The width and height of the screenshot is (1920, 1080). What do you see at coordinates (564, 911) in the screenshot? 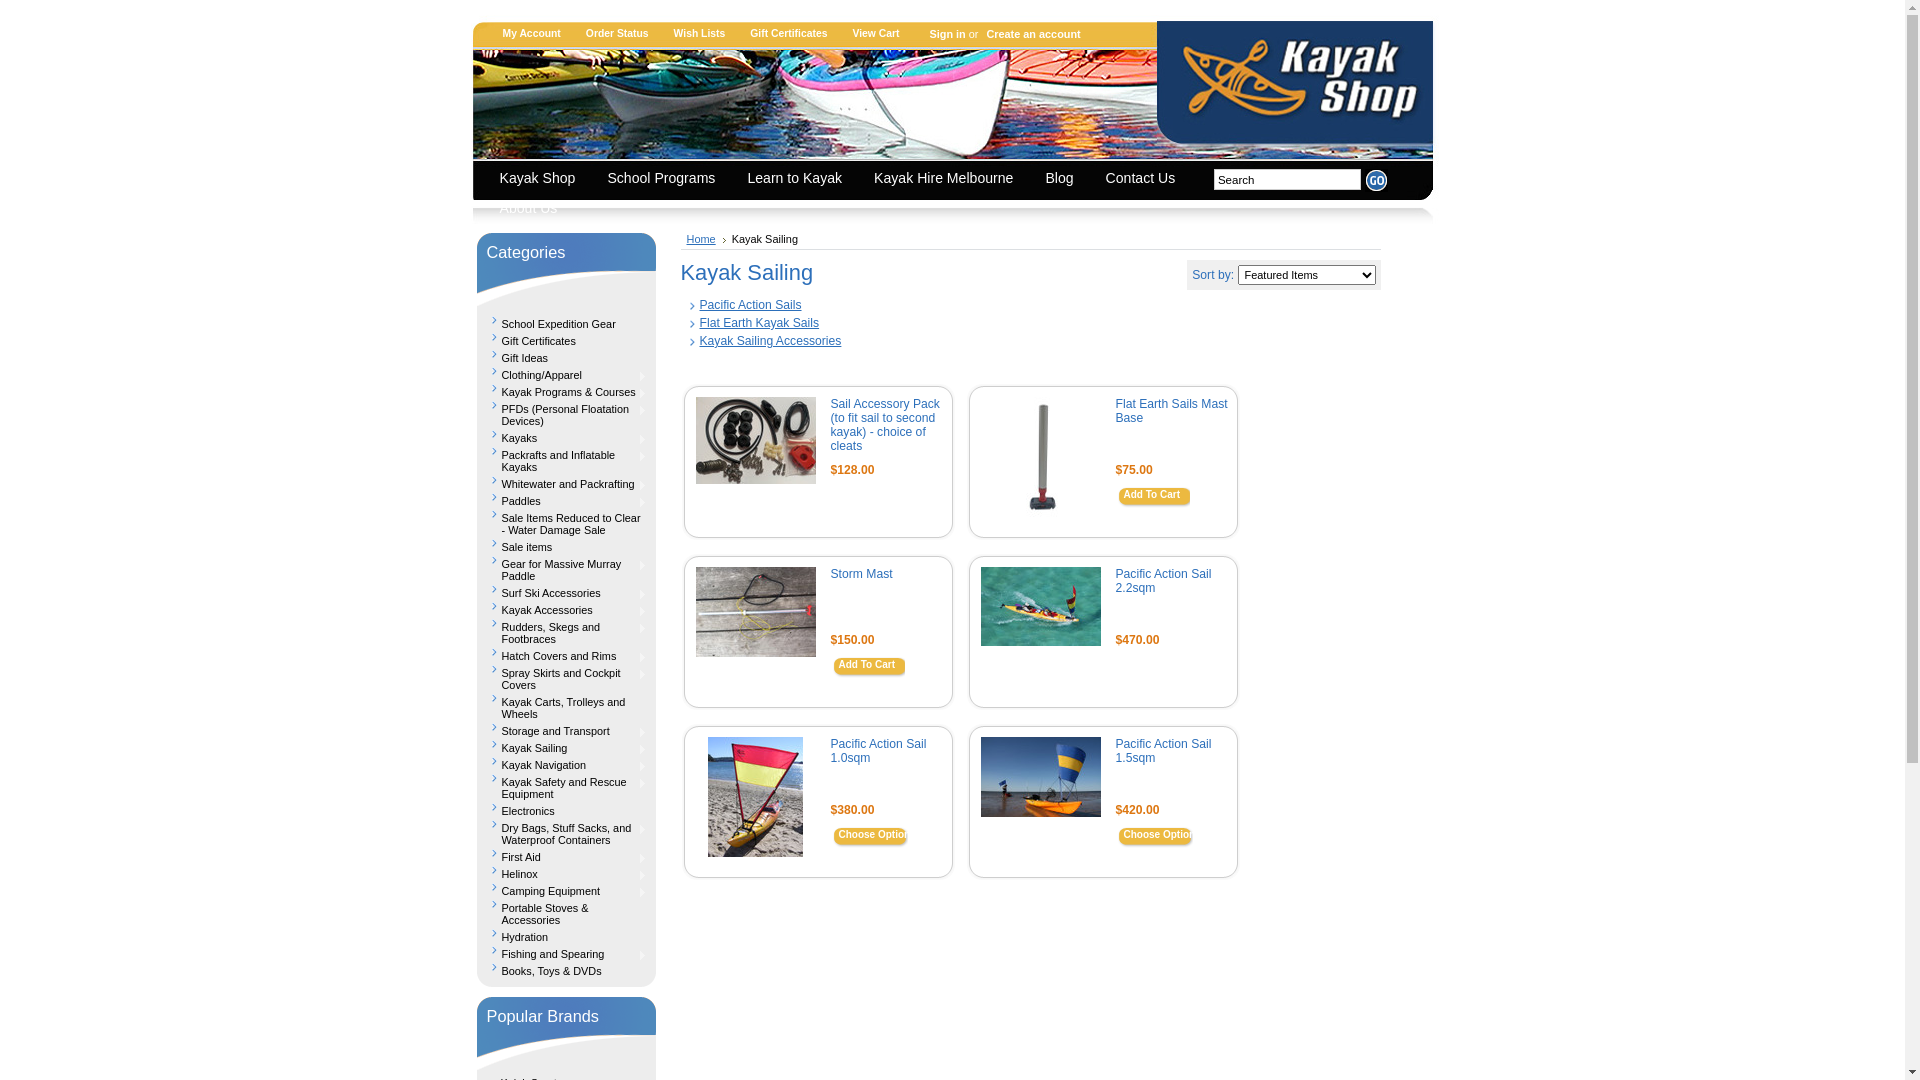
I see `'Portable Stoves & Accessories'` at bounding box center [564, 911].